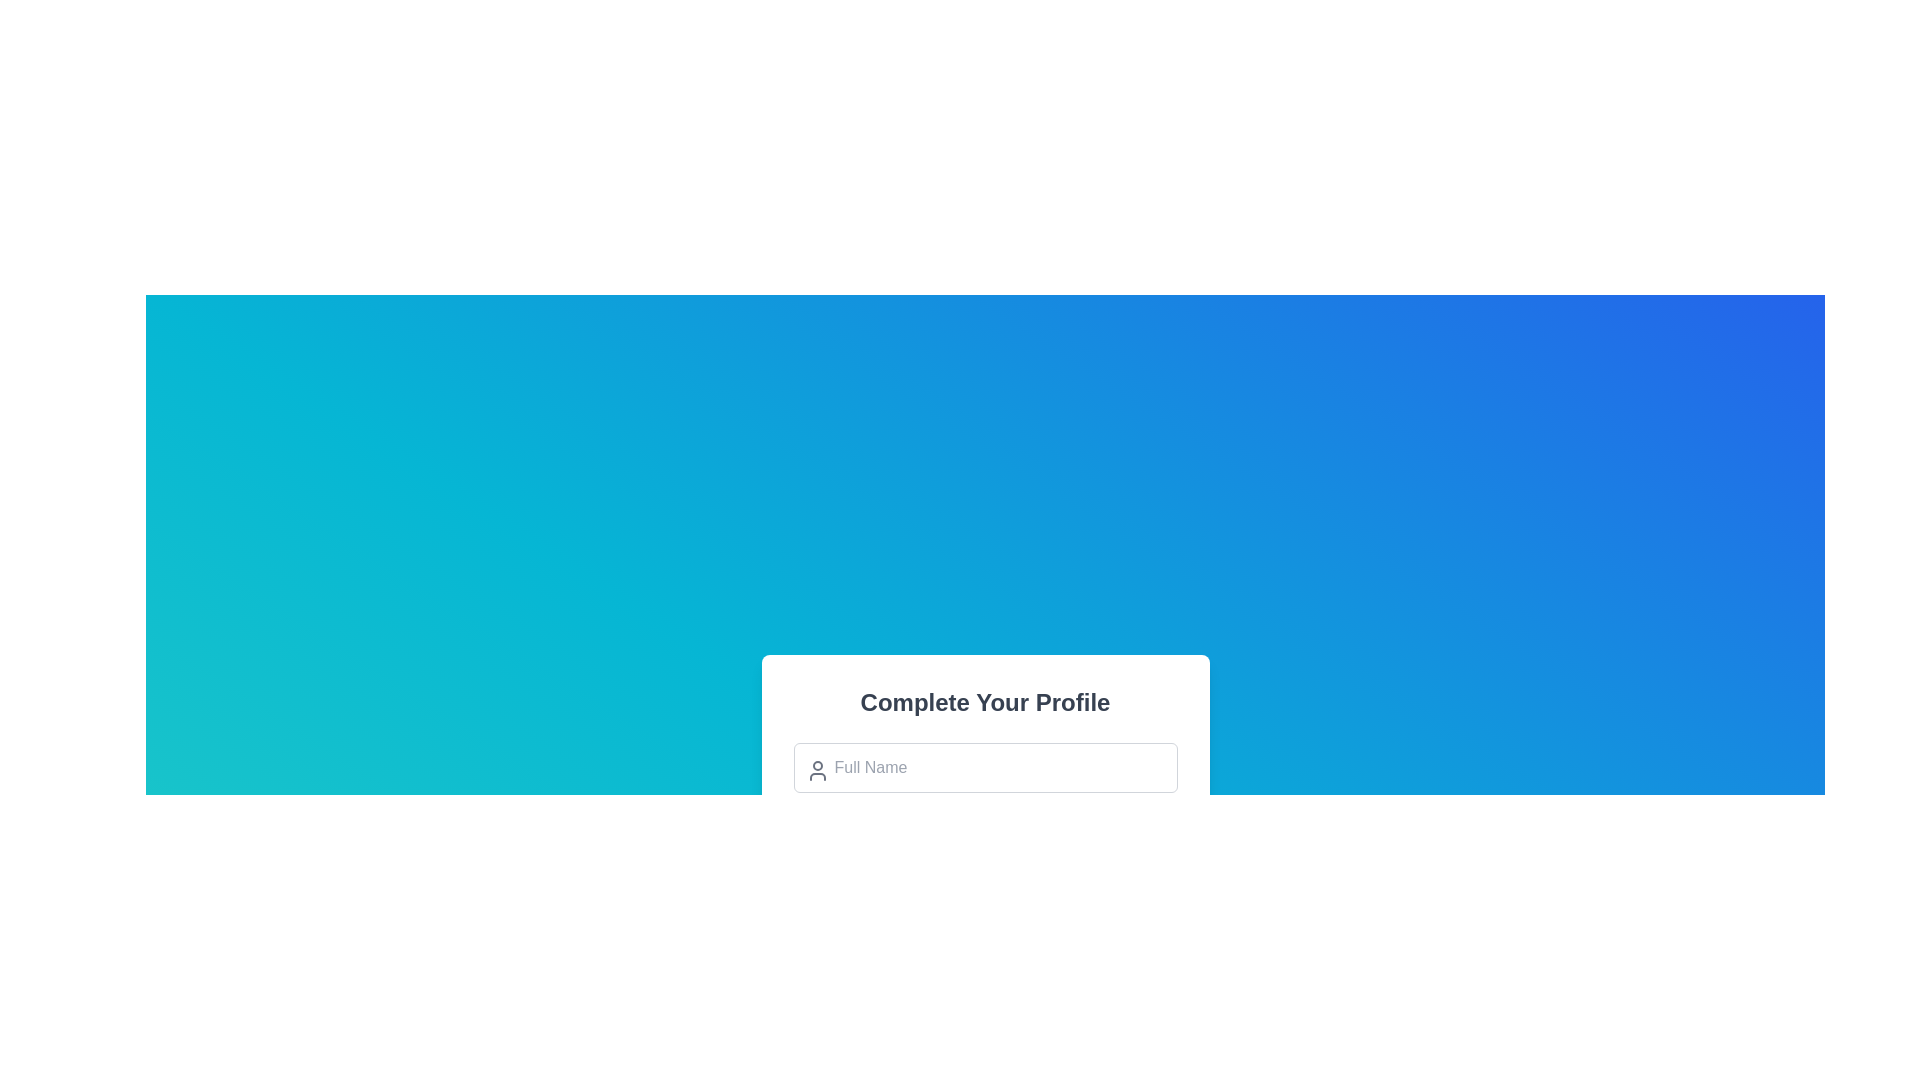 This screenshot has width=1920, height=1080. What do you see at coordinates (817, 769) in the screenshot?
I see `the user profile silhouette icon, which is gray and located to the left of the 'Full Name' text input field` at bounding box center [817, 769].